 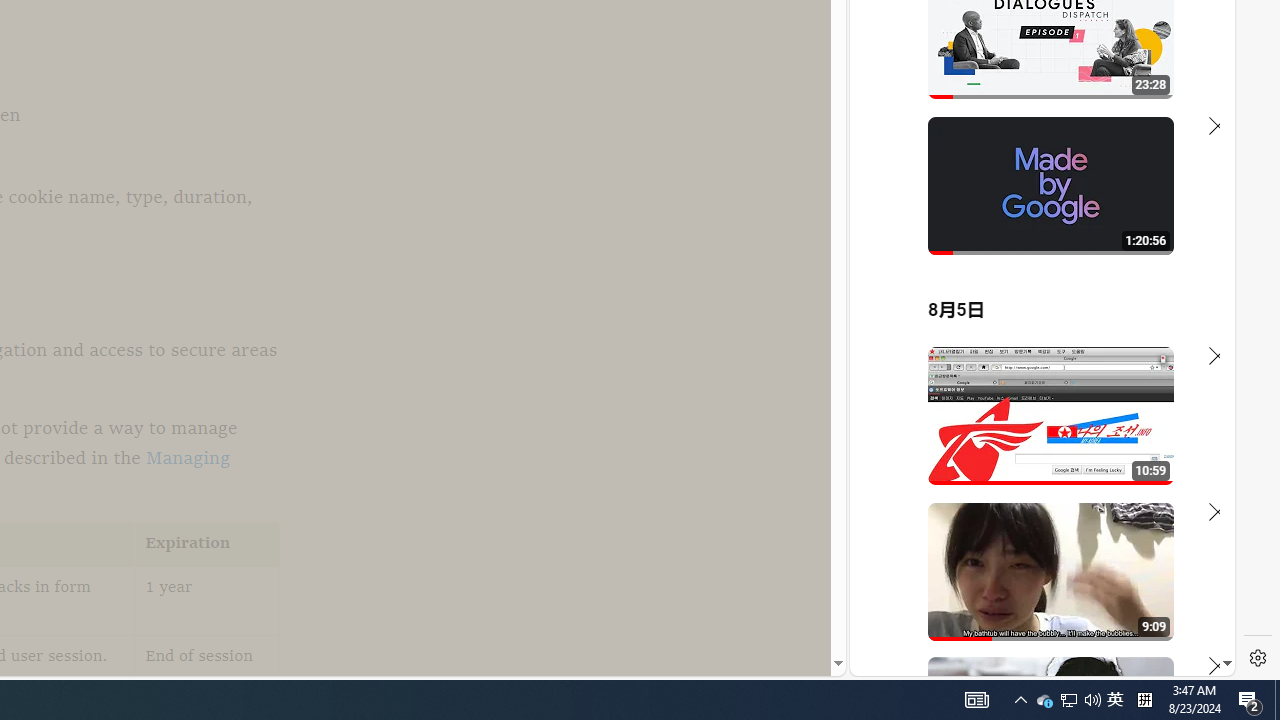 I want to click on 'User Promoted Notification Area', so click(x=1067, y=698).